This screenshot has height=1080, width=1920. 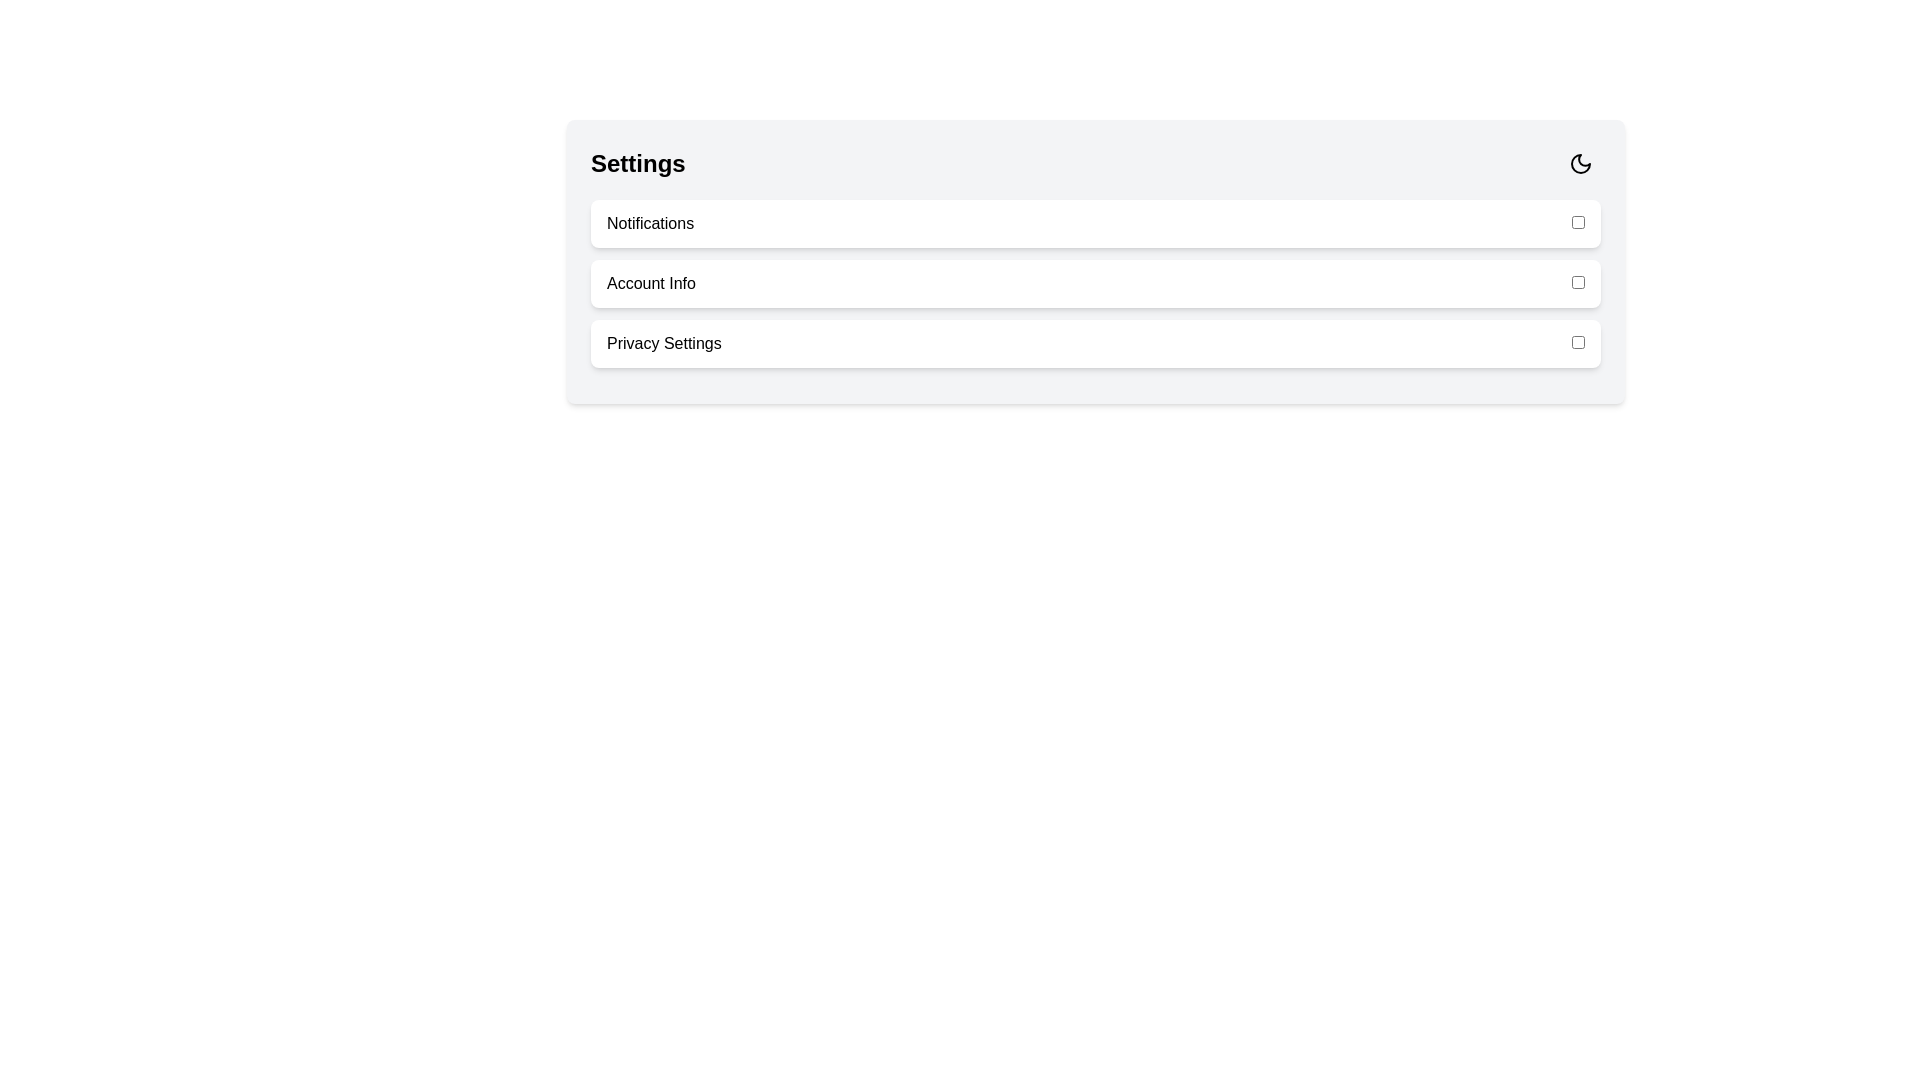 What do you see at coordinates (1577, 341) in the screenshot?
I see `the checkbox corresponding to 'Privacy Settings' to toggle its state` at bounding box center [1577, 341].